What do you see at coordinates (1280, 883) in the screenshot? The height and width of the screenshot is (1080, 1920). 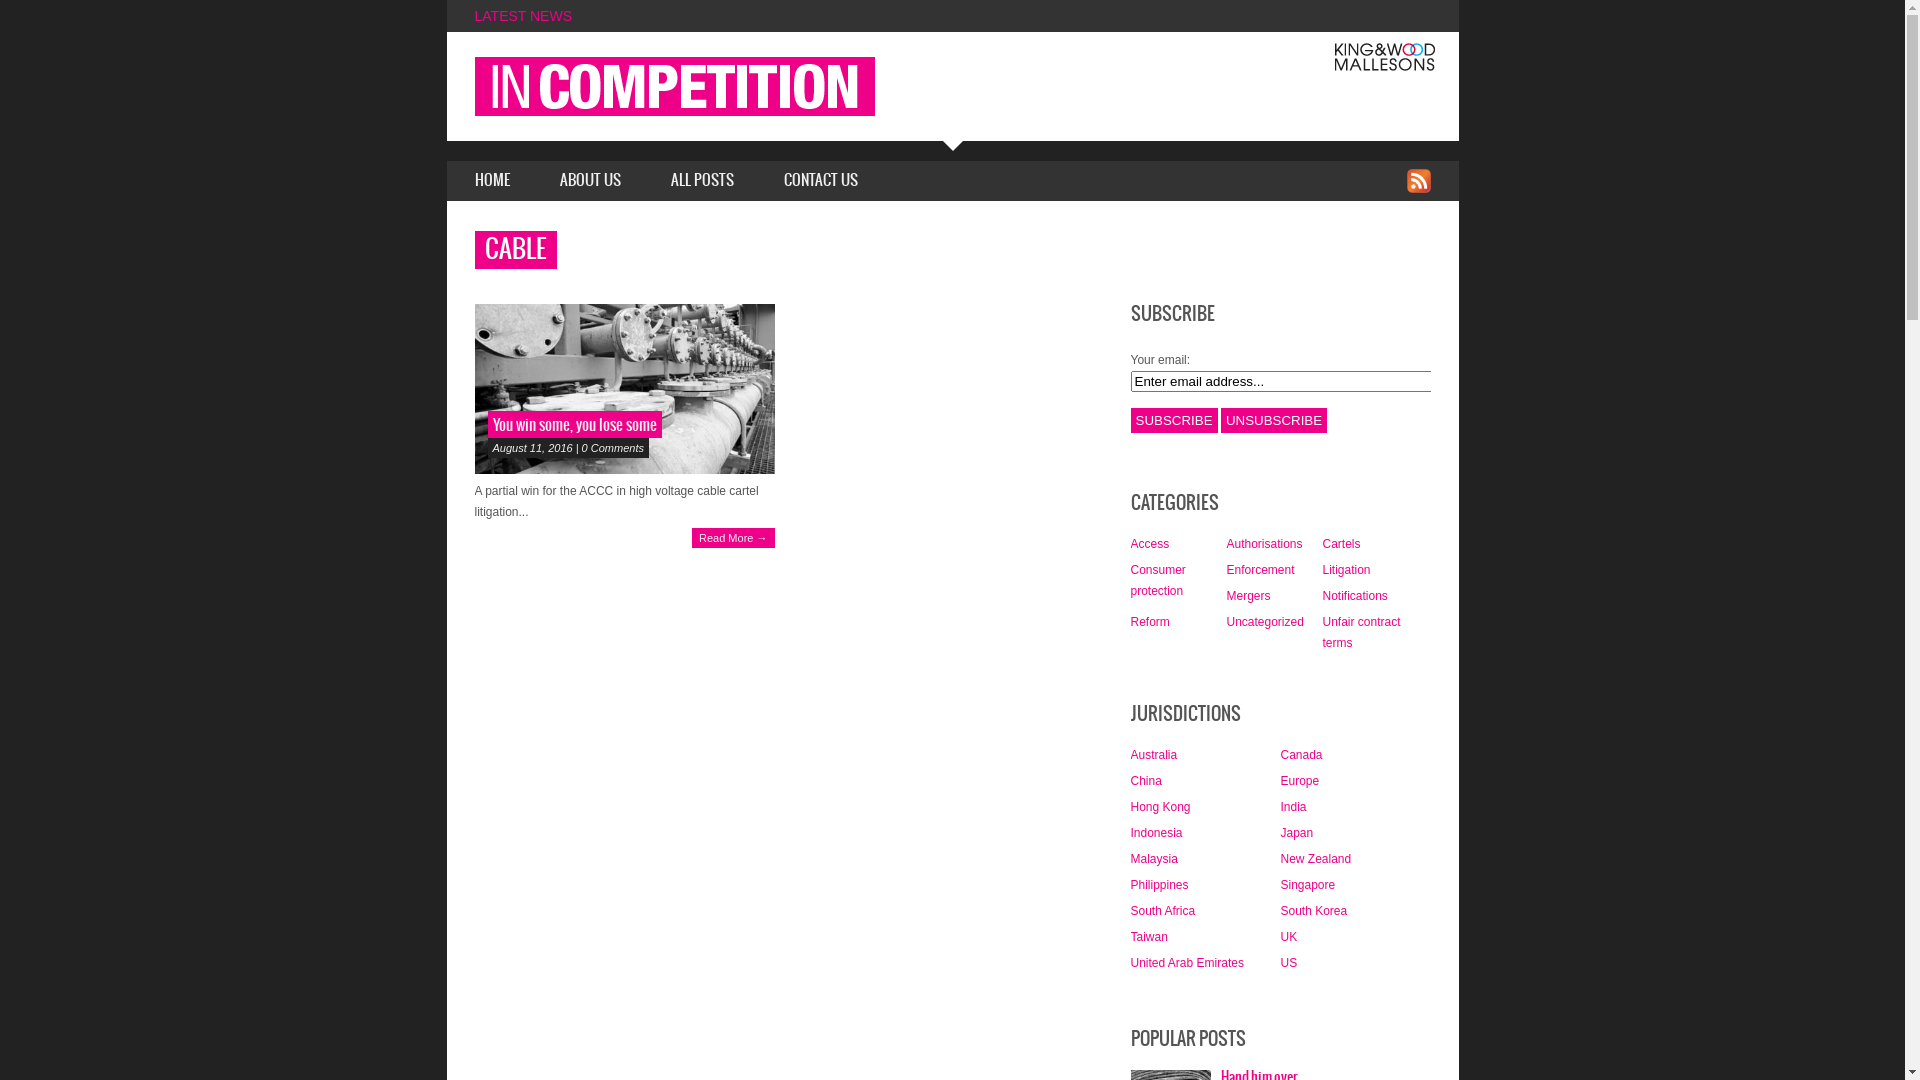 I see `'Singapore'` at bounding box center [1280, 883].